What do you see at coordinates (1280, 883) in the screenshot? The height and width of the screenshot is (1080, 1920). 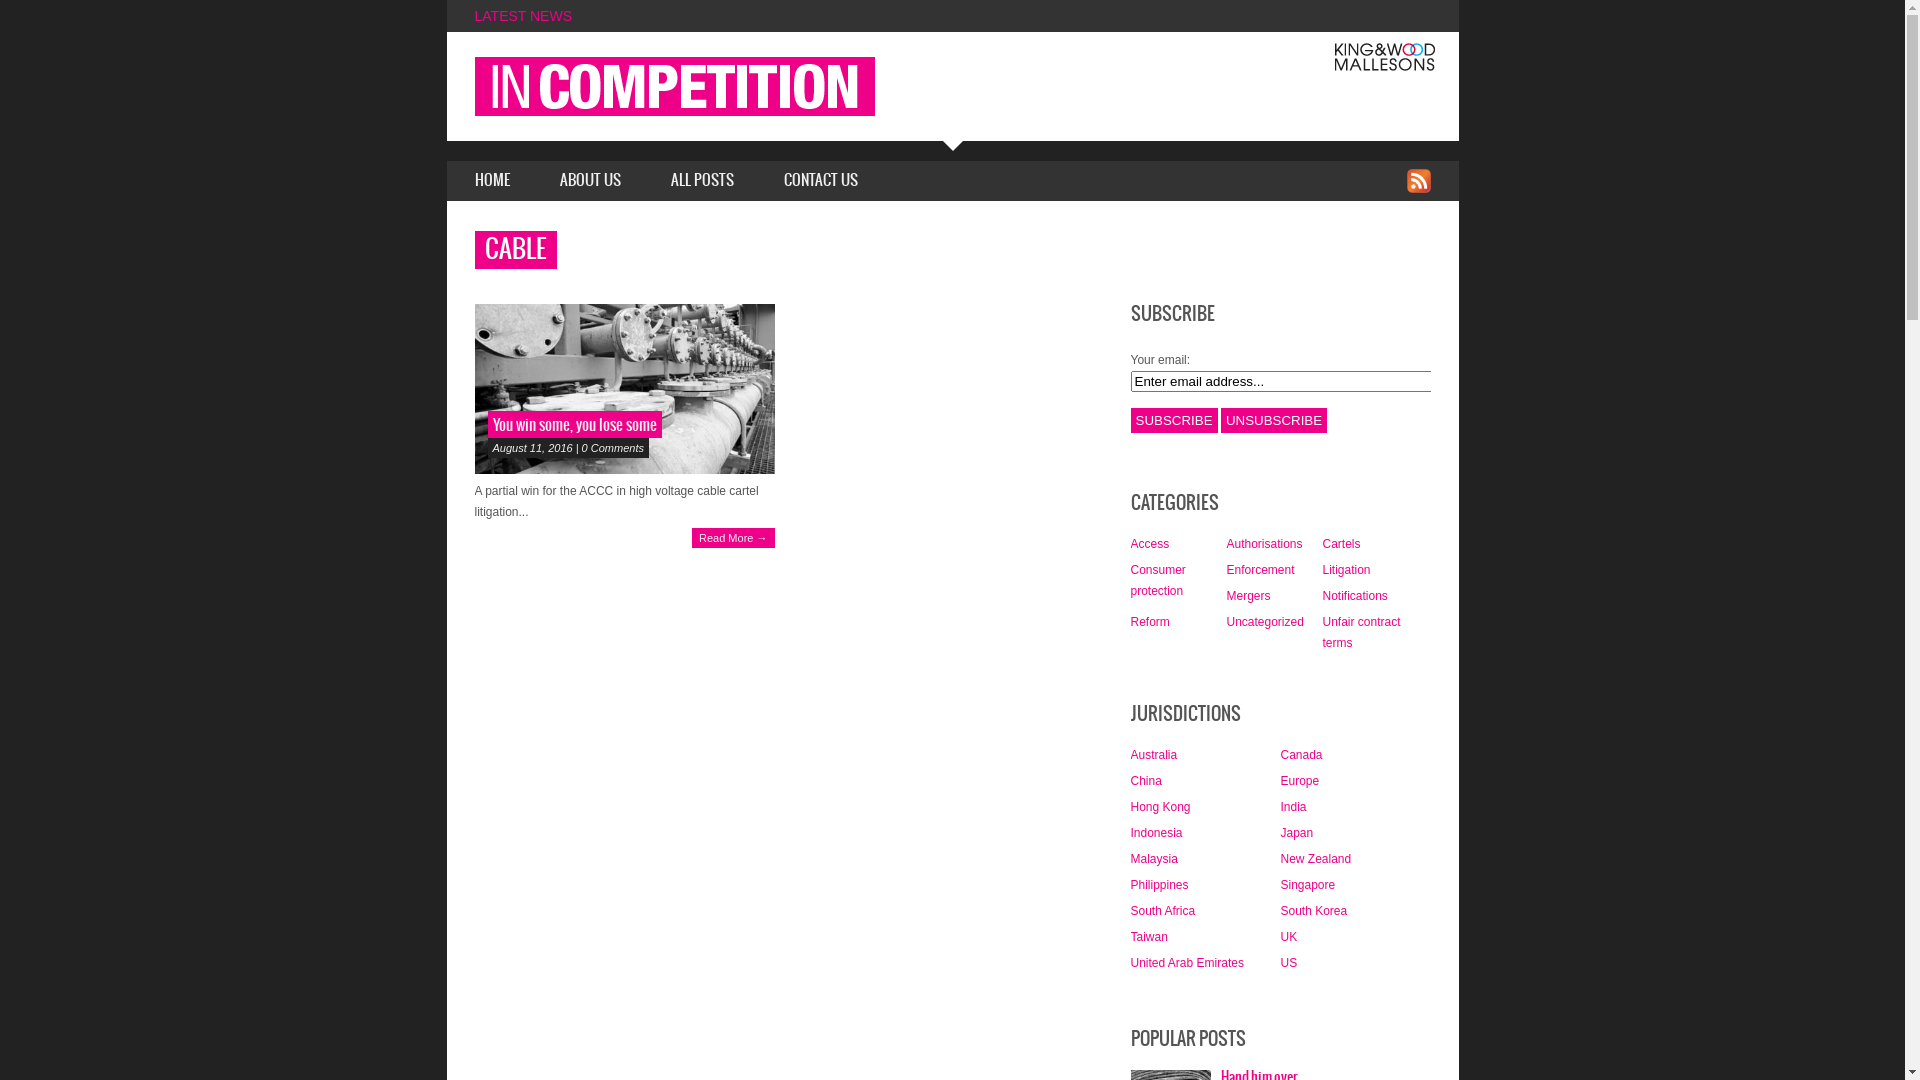 I see `'Singapore'` at bounding box center [1280, 883].